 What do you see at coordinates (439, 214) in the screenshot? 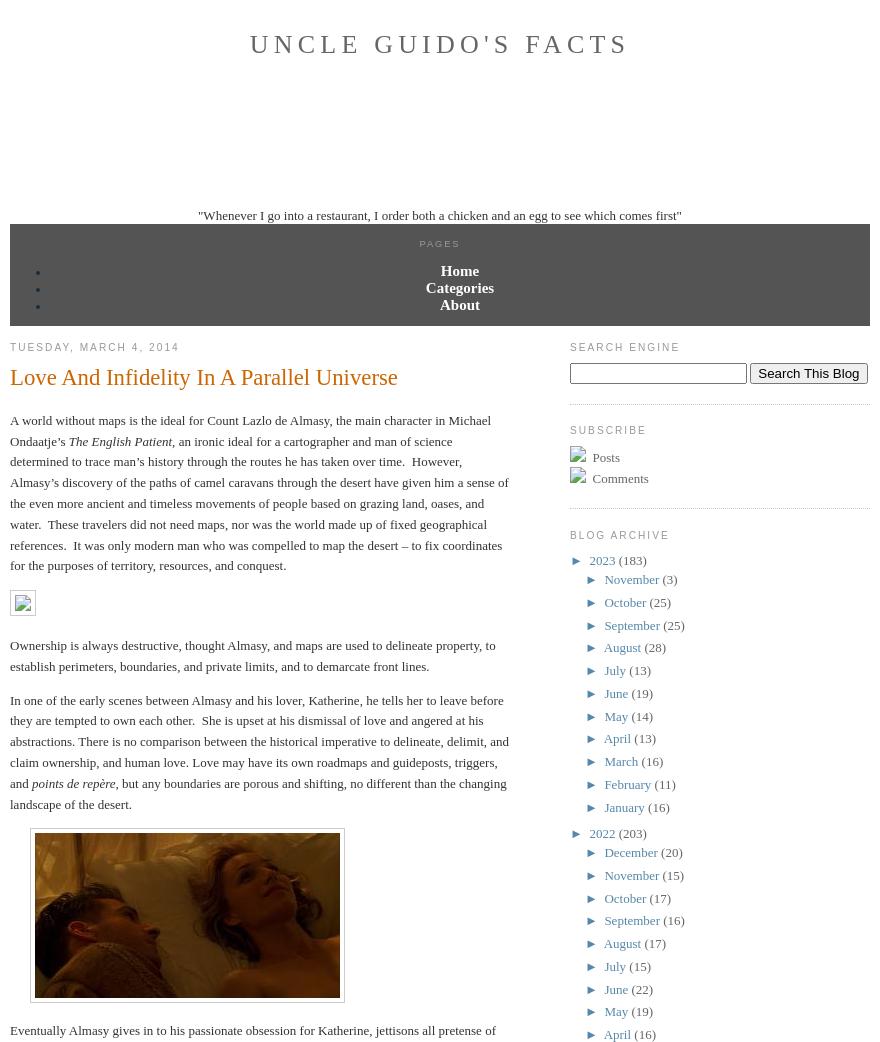
I see `'"Whenever I go into a restaurant, I order both a chicken and an egg to see which comes first"'` at bounding box center [439, 214].